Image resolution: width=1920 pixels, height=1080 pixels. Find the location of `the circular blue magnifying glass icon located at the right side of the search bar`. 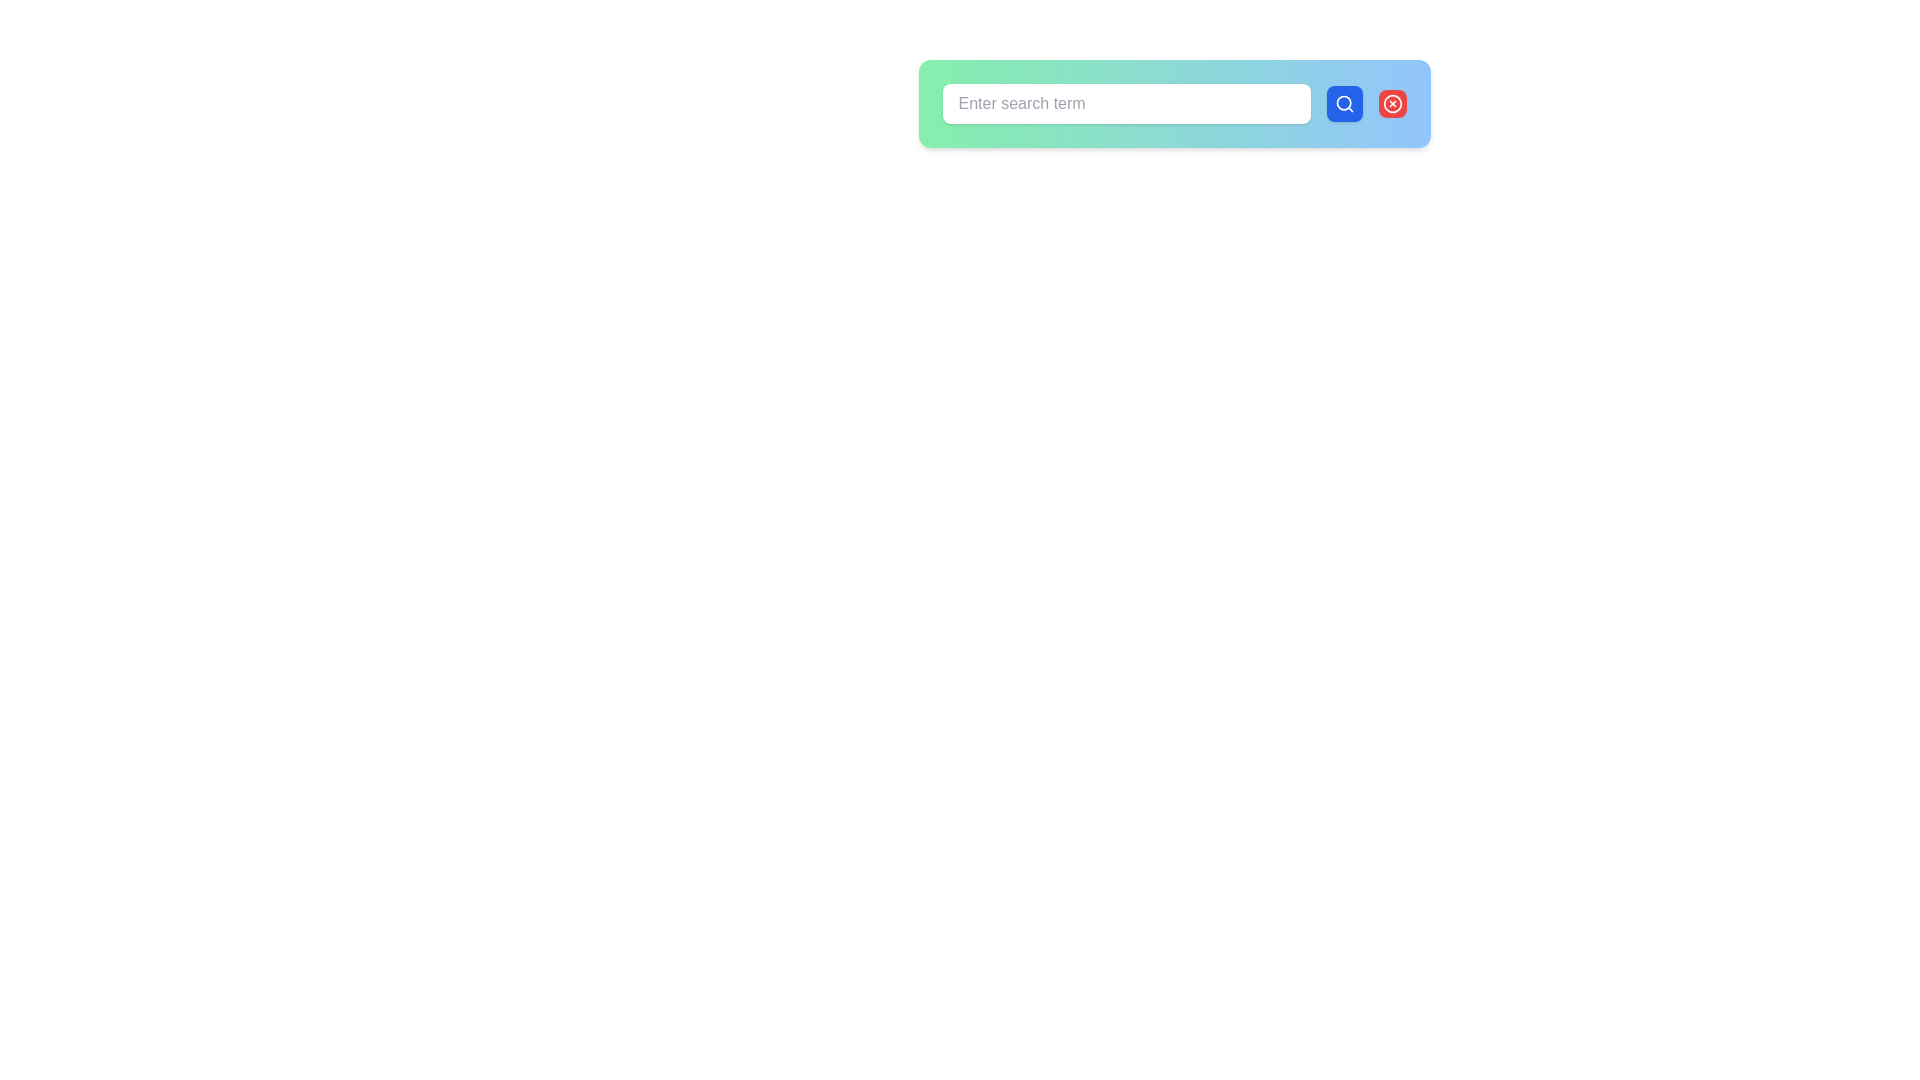

the circular blue magnifying glass icon located at the right side of the search bar is located at coordinates (1344, 104).